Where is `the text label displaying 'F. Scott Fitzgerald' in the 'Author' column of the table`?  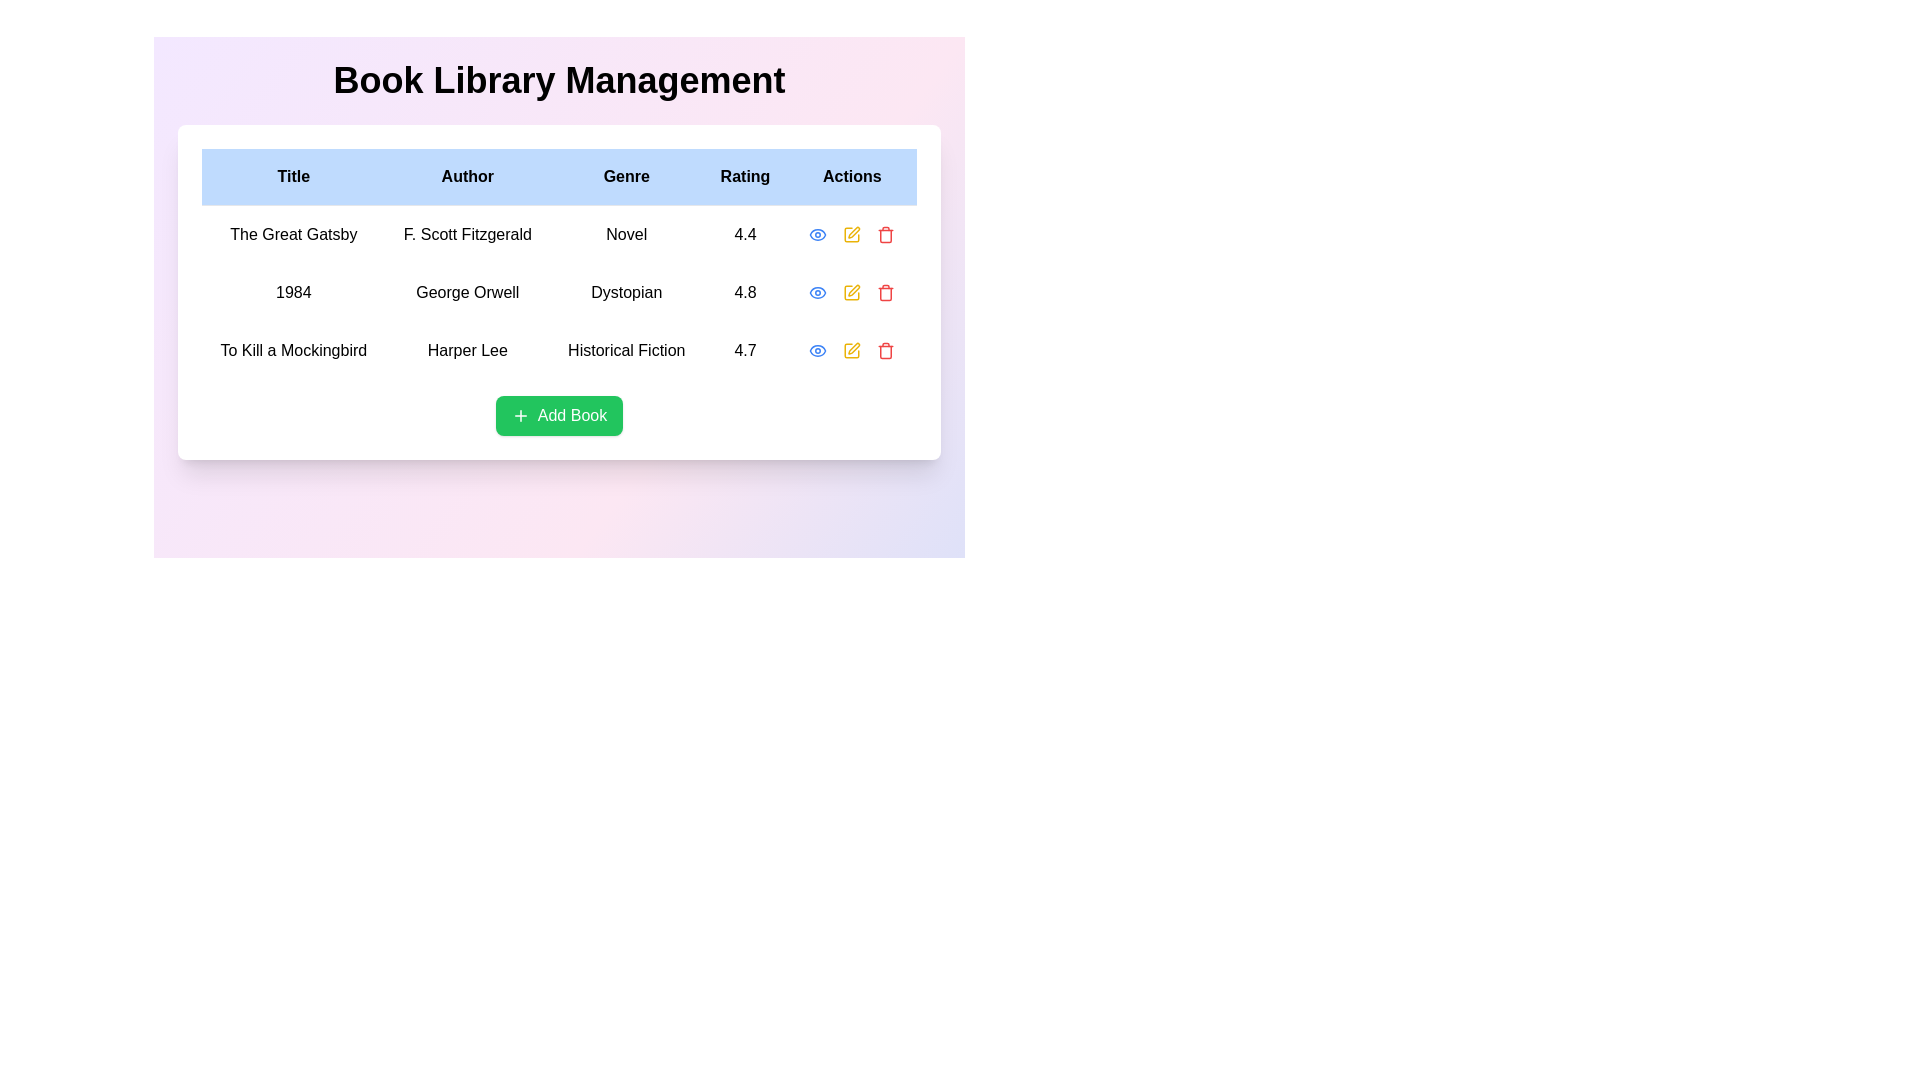 the text label displaying 'F. Scott Fitzgerald' in the 'Author' column of the table is located at coordinates (466, 233).